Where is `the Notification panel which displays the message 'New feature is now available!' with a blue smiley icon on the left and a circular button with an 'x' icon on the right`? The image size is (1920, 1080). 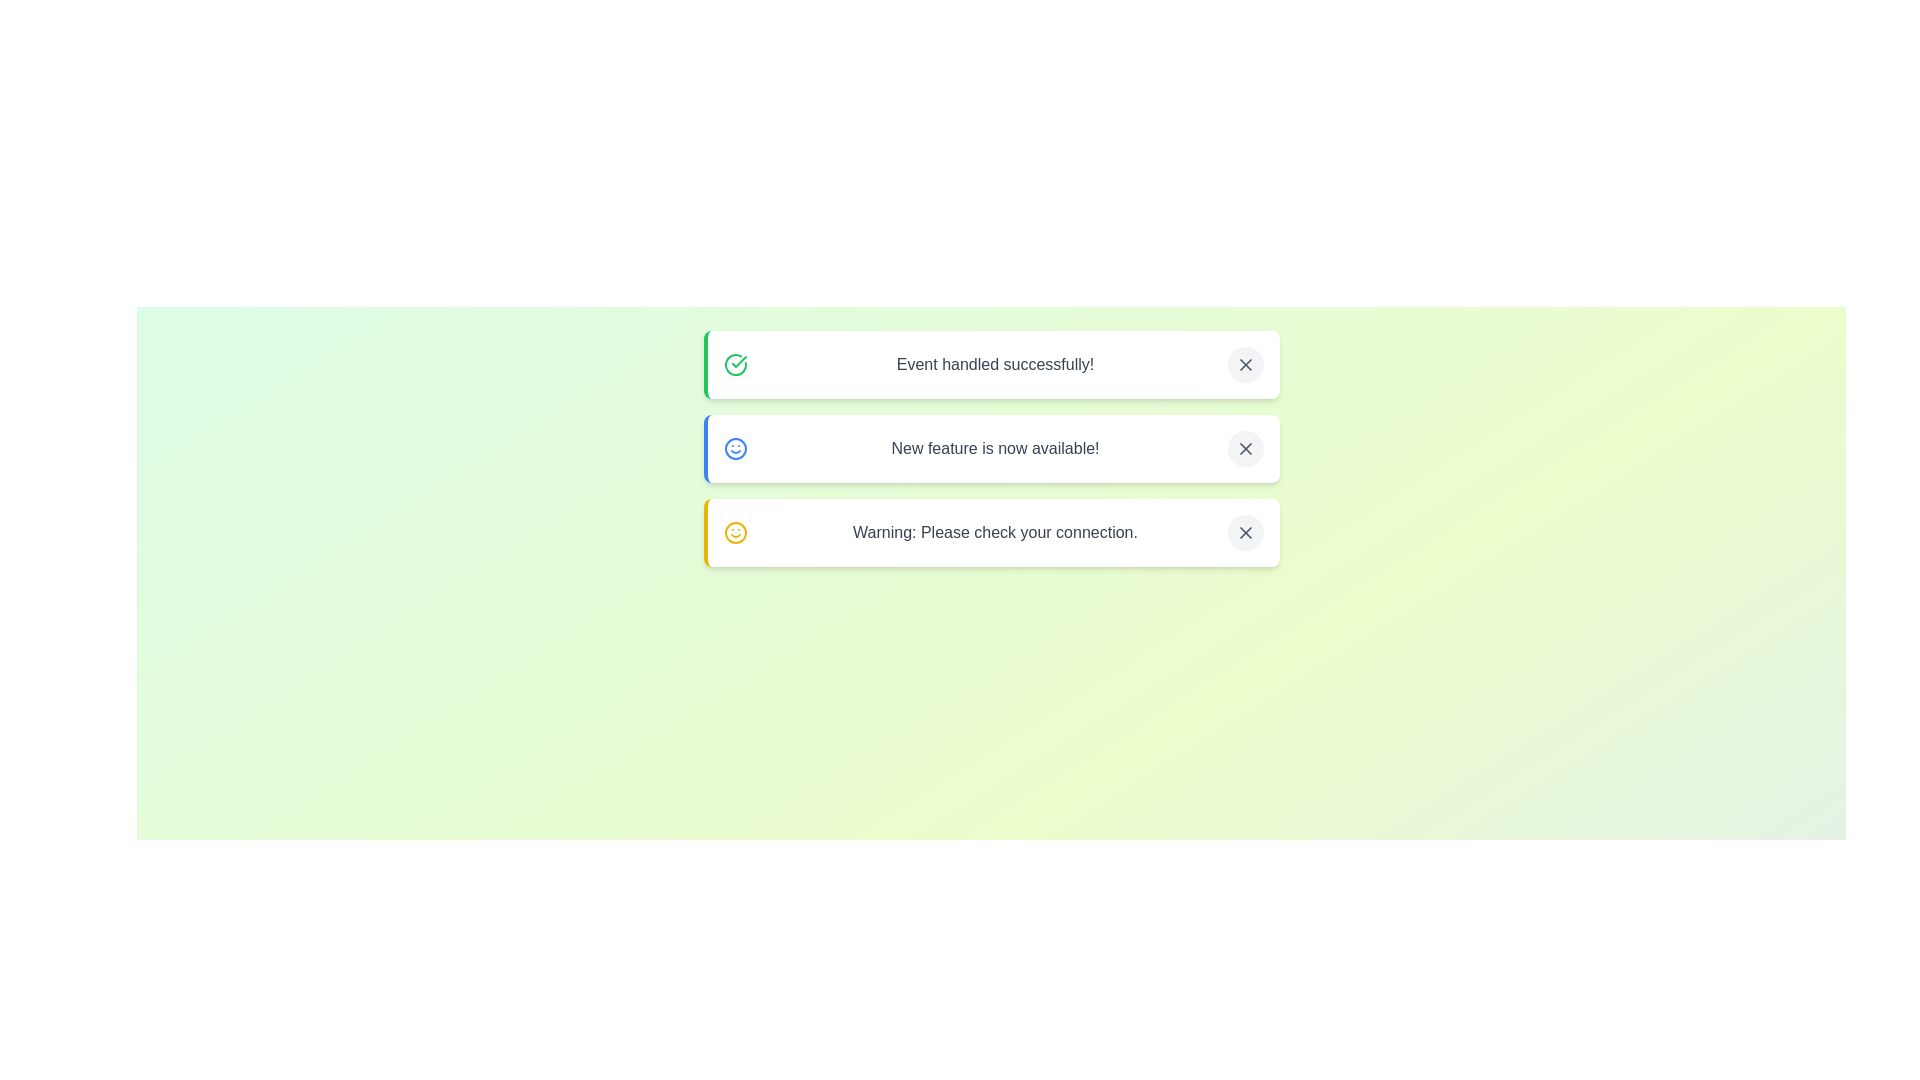
the Notification panel which displays the message 'New feature is now available!' with a blue smiley icon on the left and a circular button with an 'x' icon on the right is located at coordinates (991, 447).